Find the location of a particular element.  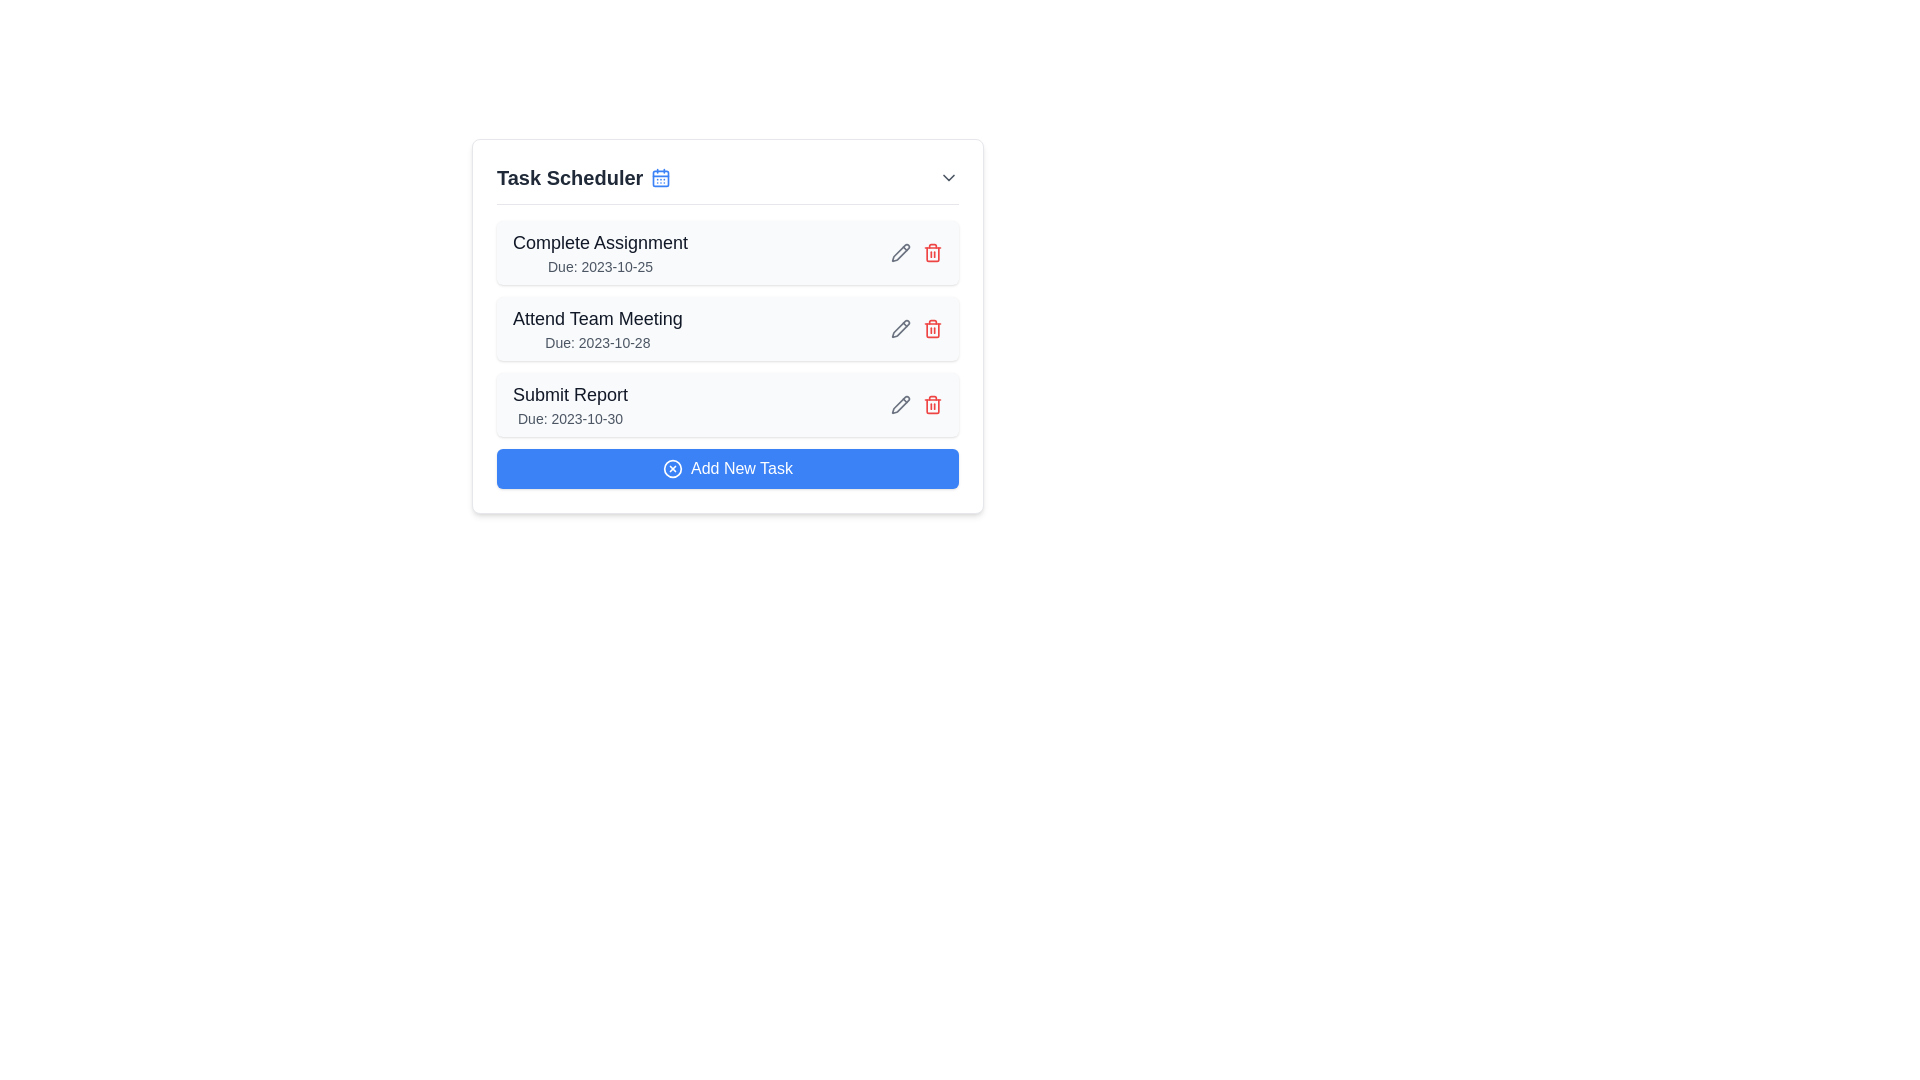

the 'Add New Task' button that contains a circular graphic with a blue background, white border, and red interior, located at the bottom of the 'Task Scheduler' panel is located at coordinates (672, 469).